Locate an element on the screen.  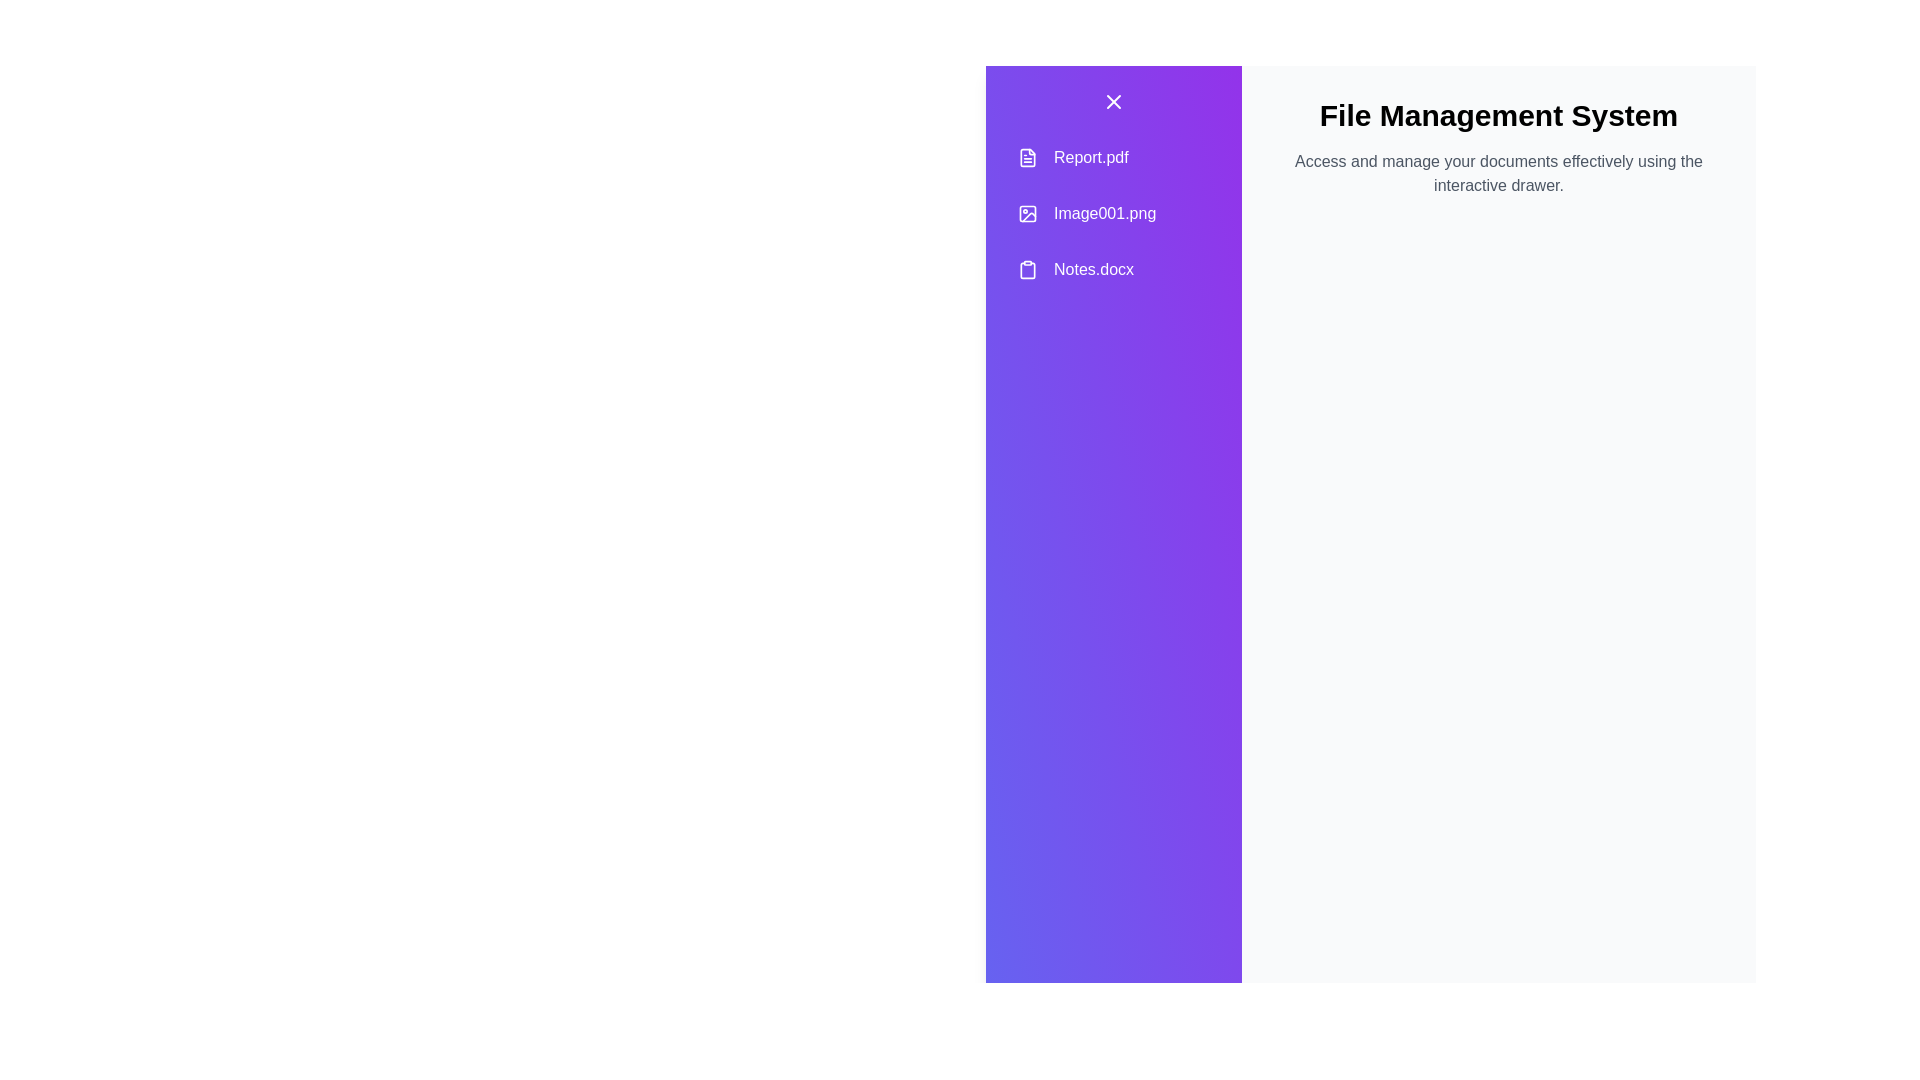
the document name Report.pdf to observe the hover effect is located at coordinates (1112, 157).